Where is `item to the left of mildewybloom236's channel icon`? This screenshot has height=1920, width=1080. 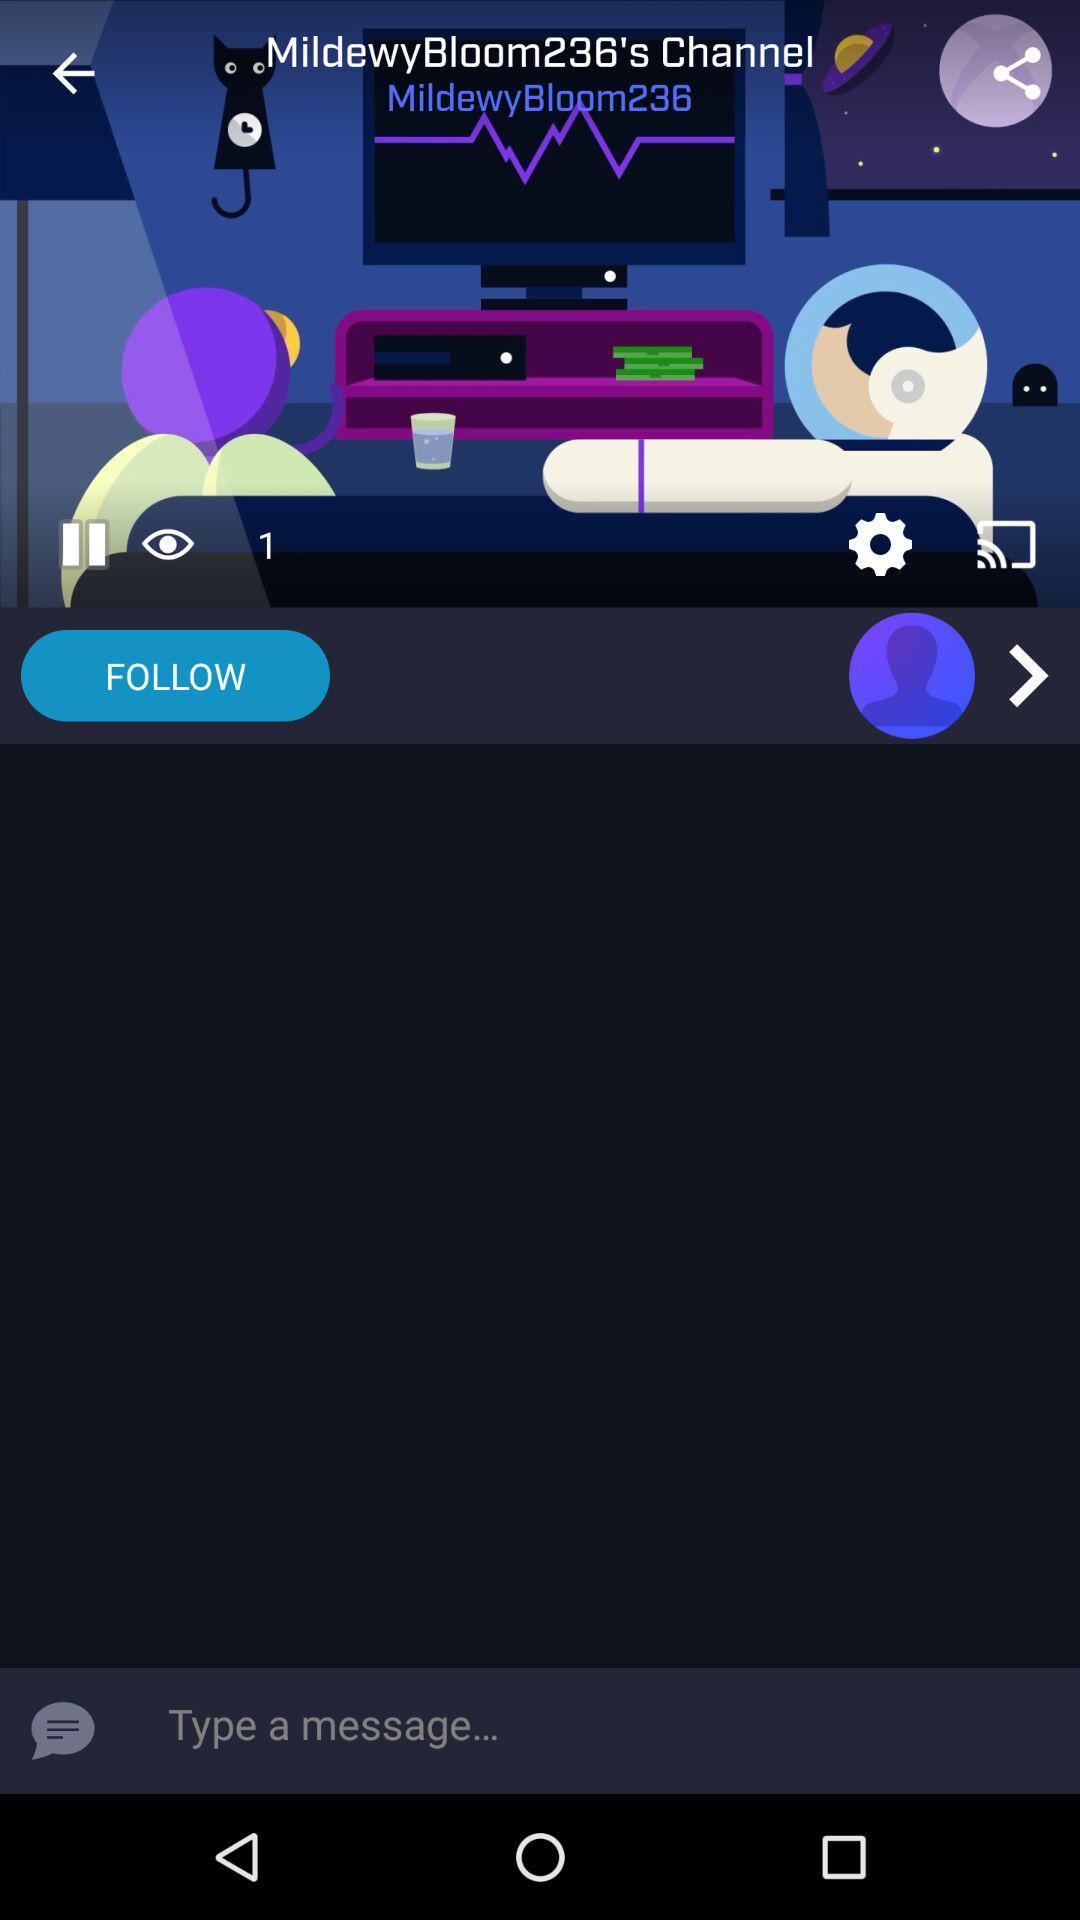
item to the left of mildewybloom236's channel icon is located at coordinates (72, 73).